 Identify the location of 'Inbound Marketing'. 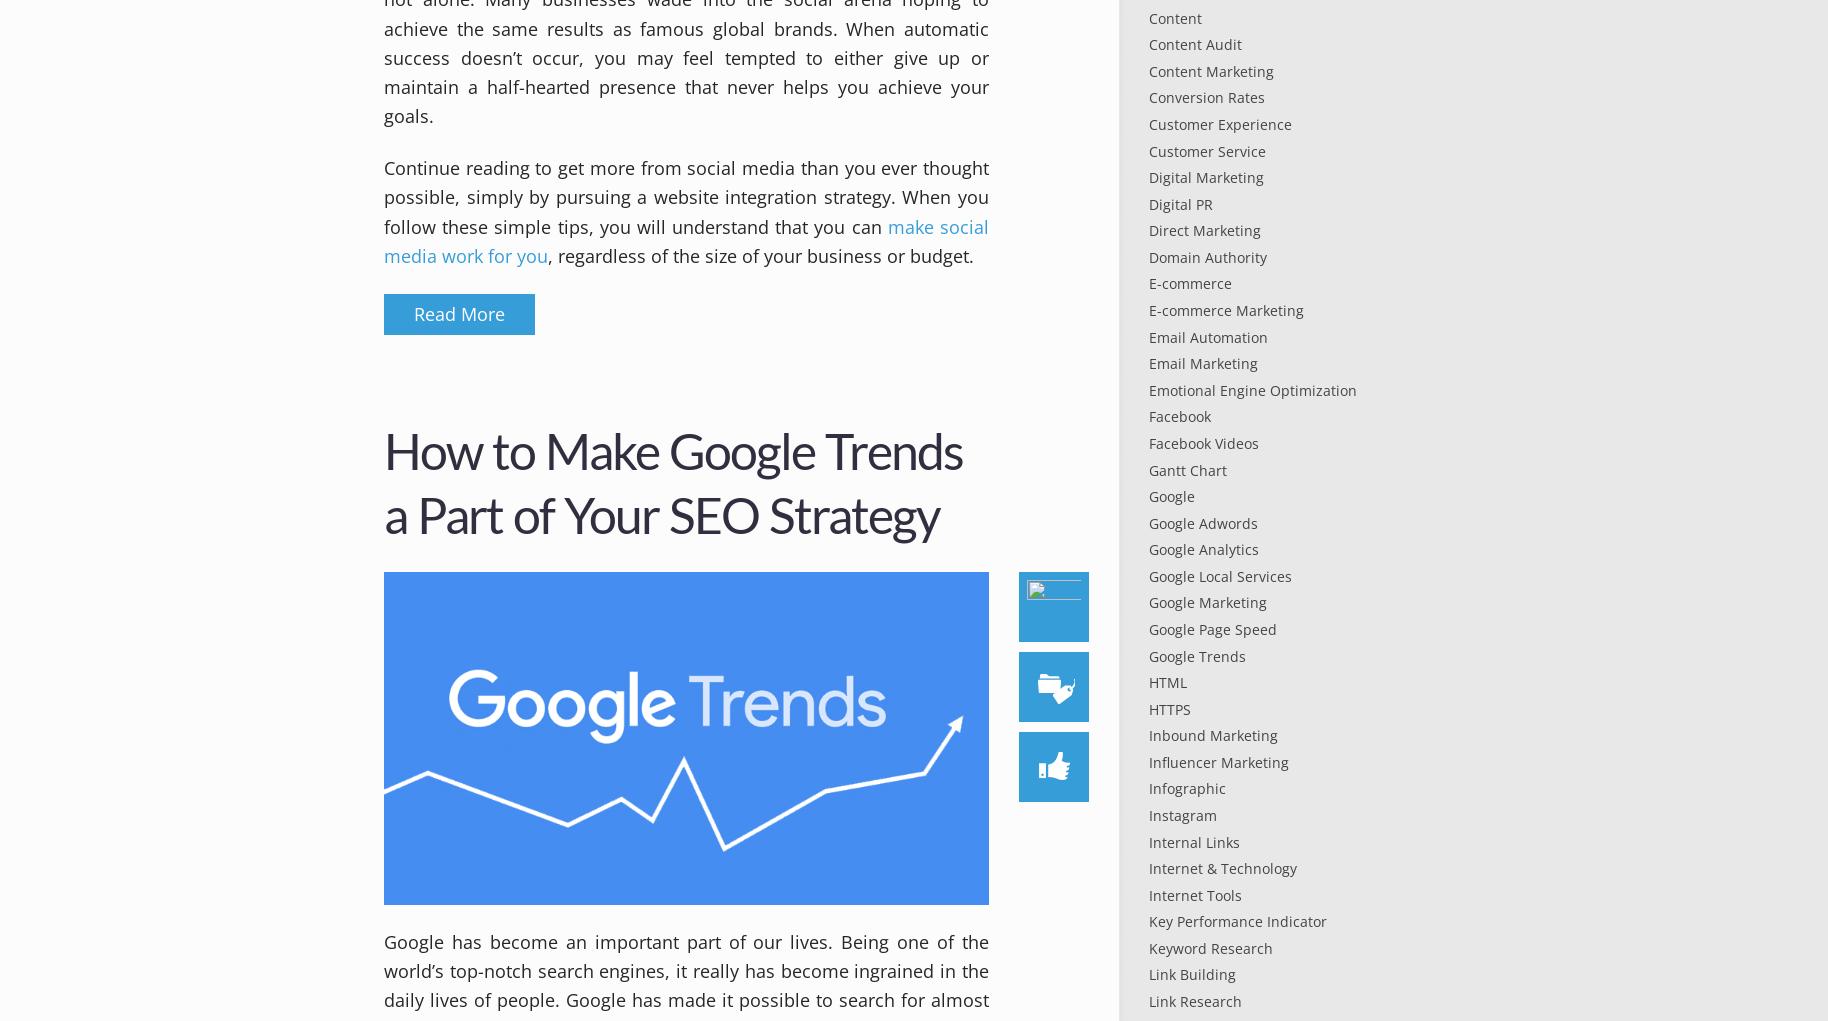
(1212, 734).